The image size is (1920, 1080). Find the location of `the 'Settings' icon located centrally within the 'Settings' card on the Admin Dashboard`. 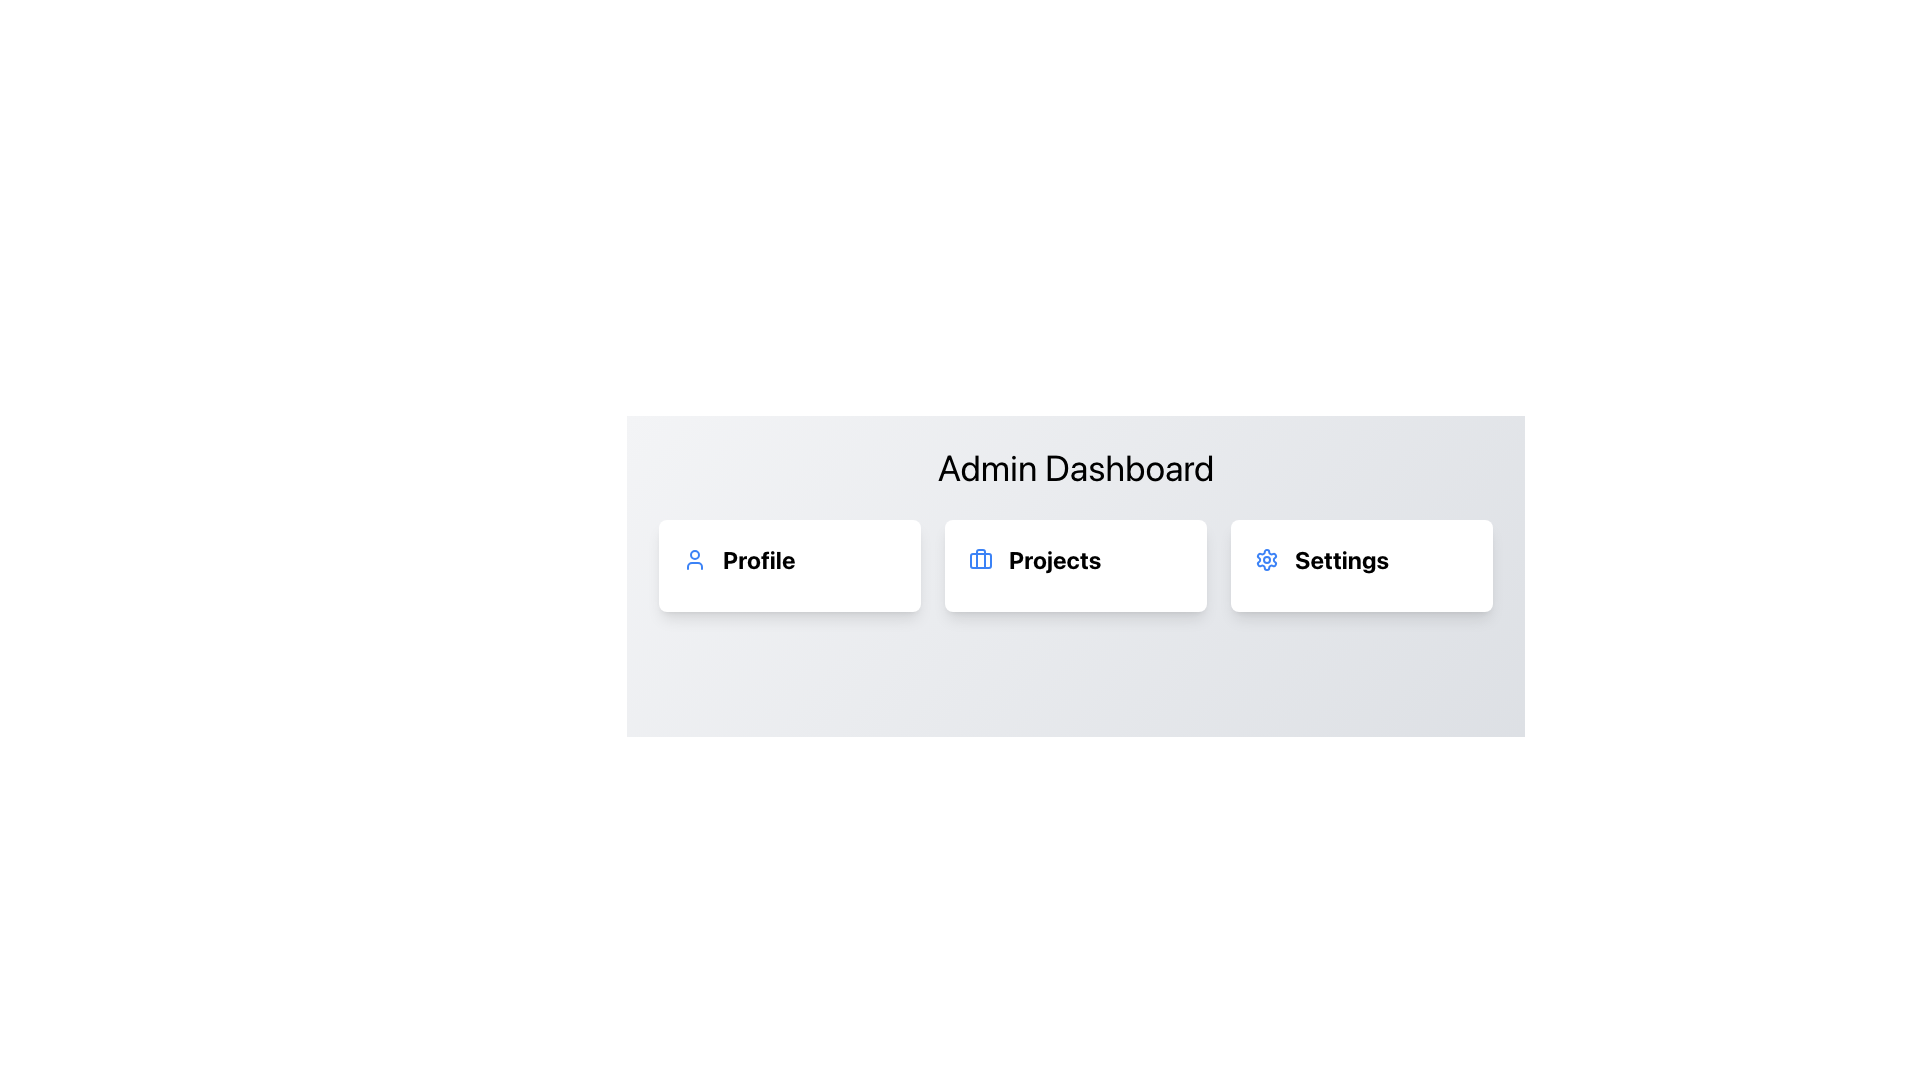

the 'Settings' icon located centrally within the 'Settings' card on the Admin Dashboard is located at coordinates (1266, 559).